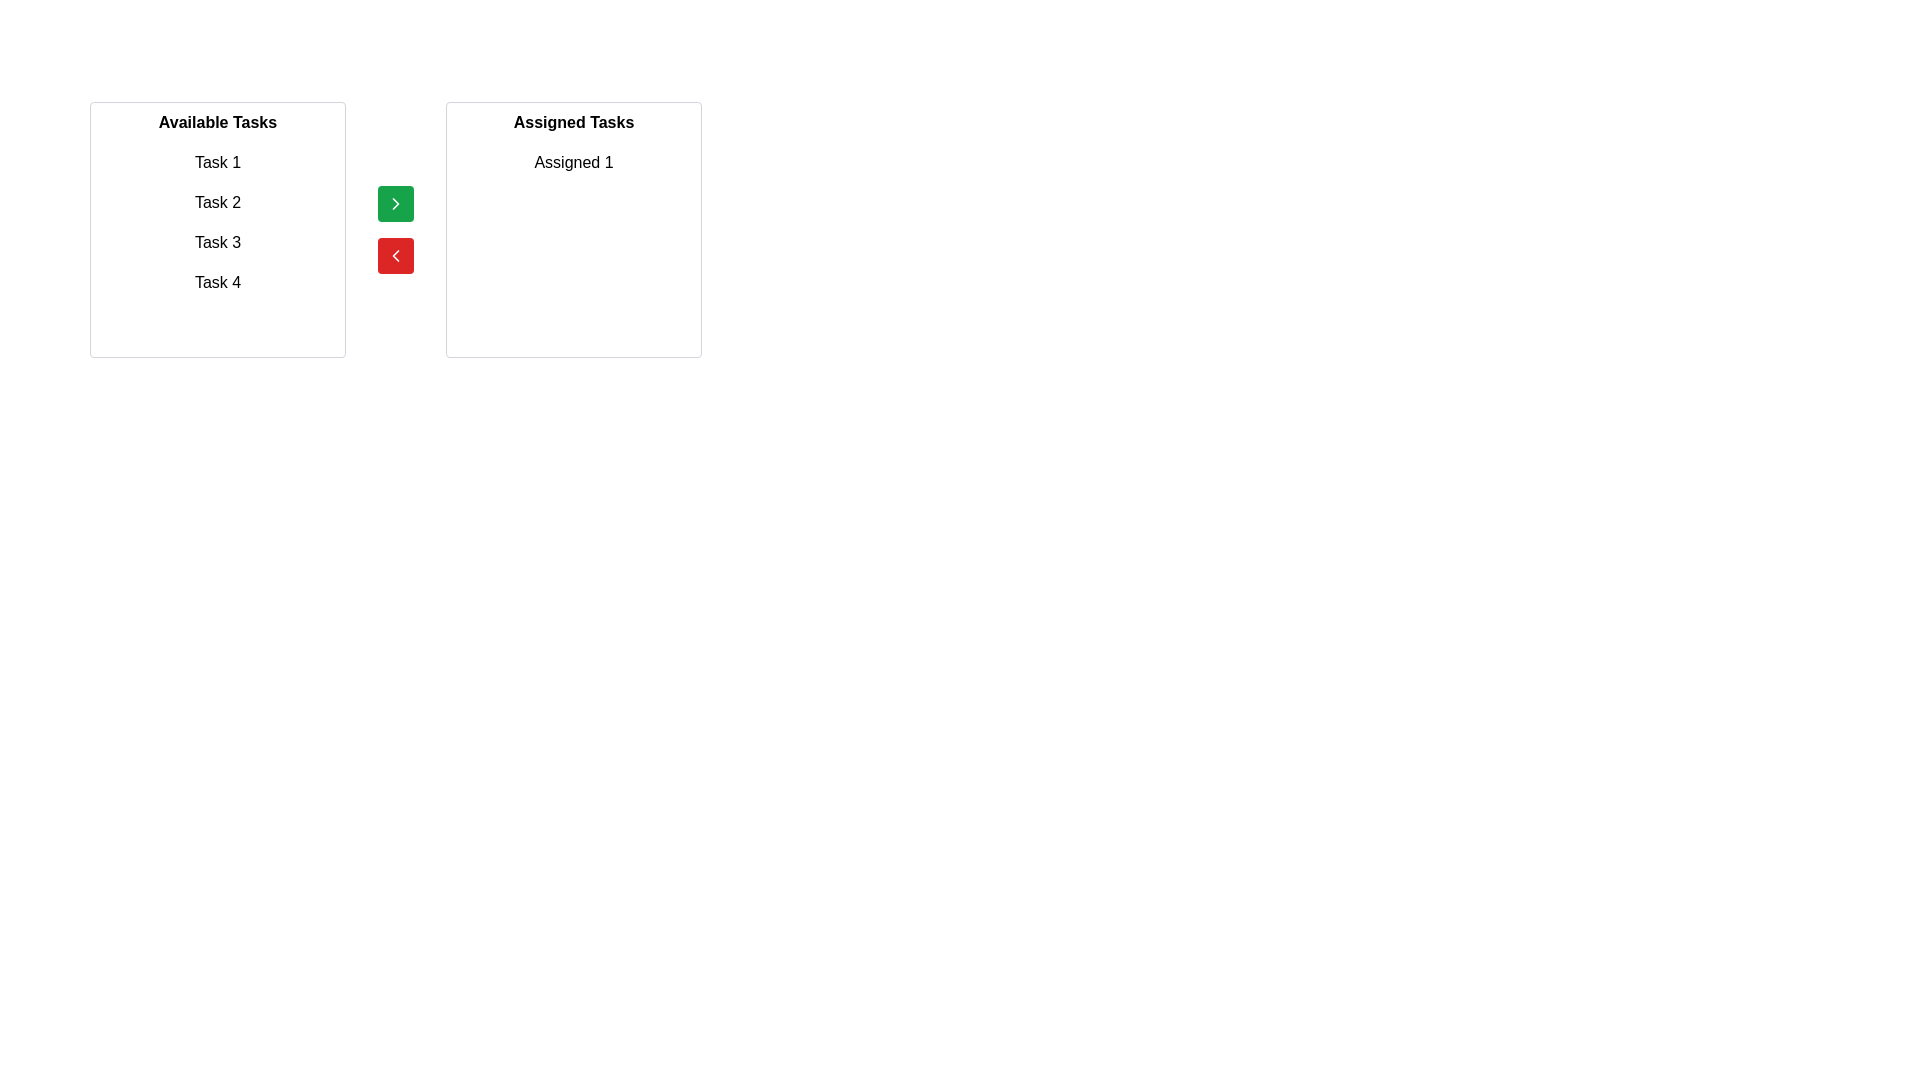 This screenshot has height=1080, width=1920. Describe the element at coordinates (217, 242) in the screenshot. I see `the third item in the 'Available Tasks' list` at that location.